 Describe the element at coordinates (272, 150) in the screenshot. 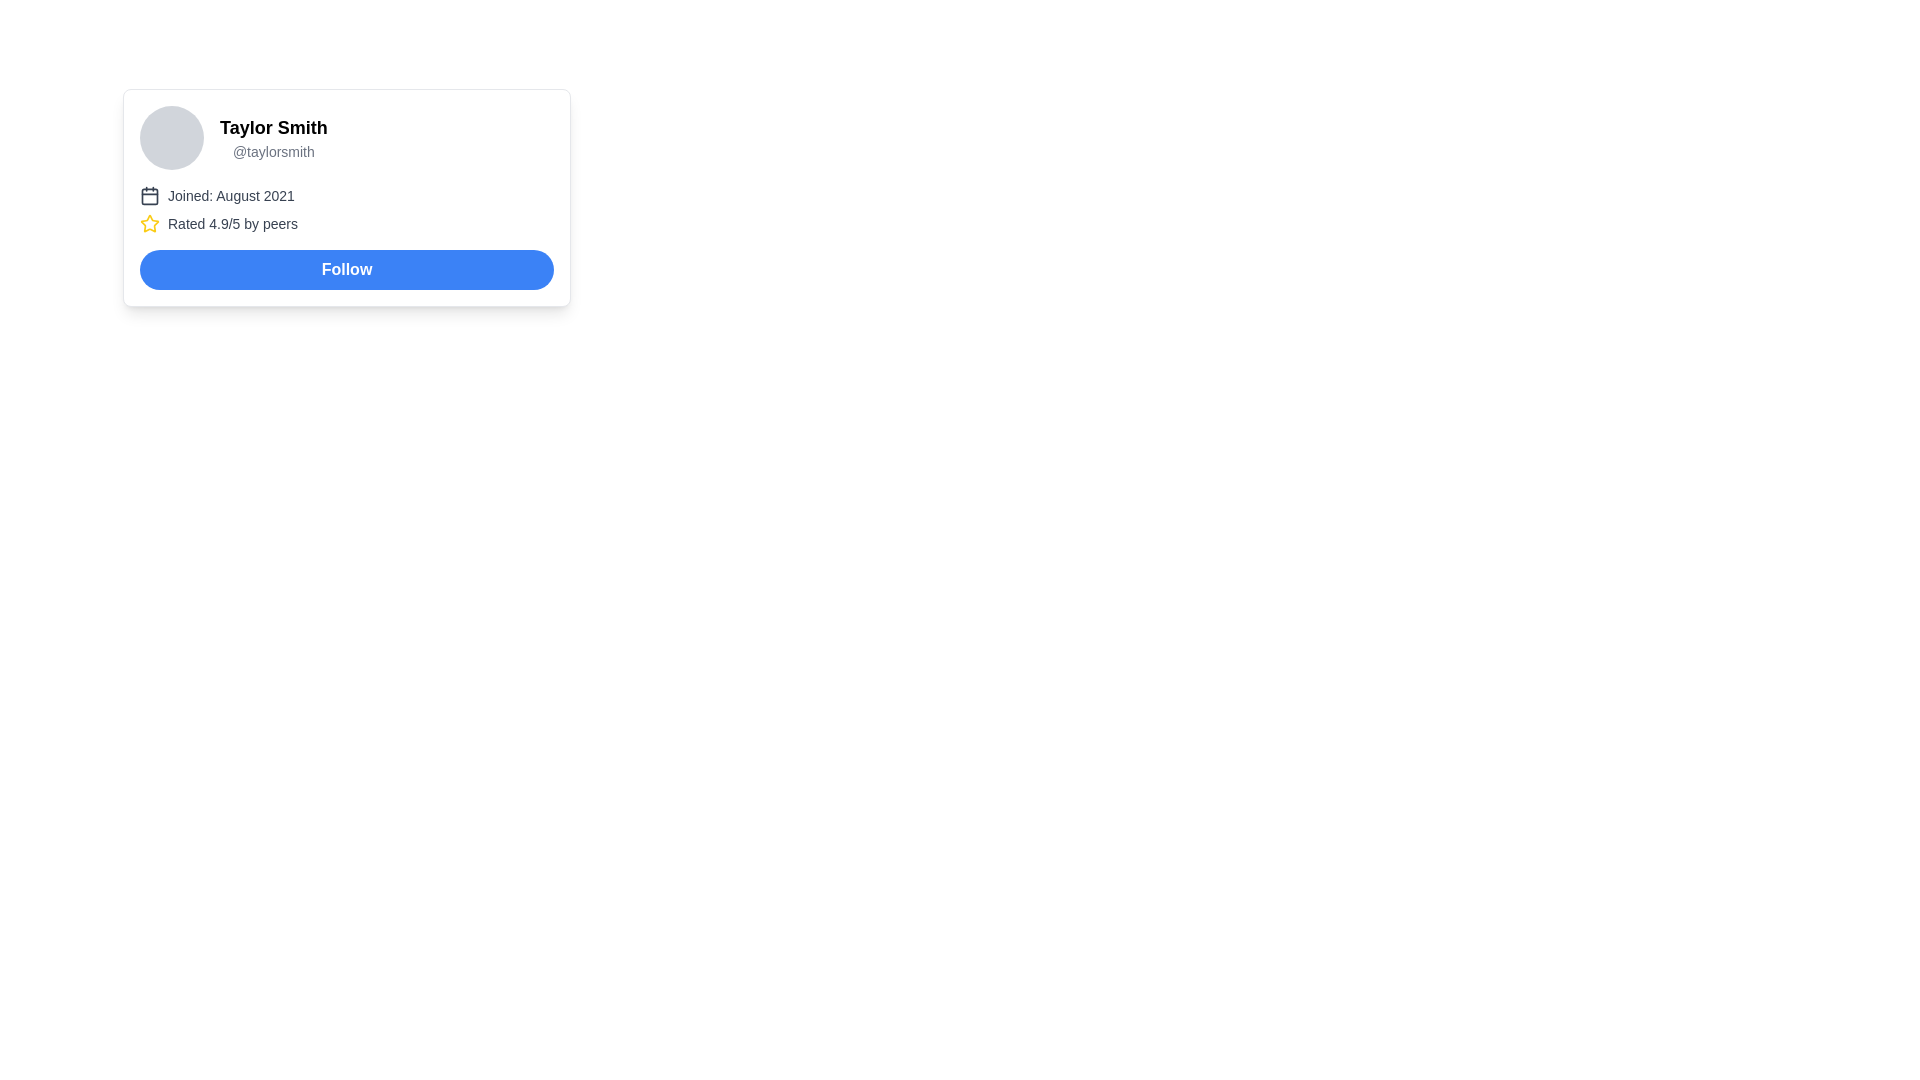

I see `the text label displaying the username or handle associated with the user profile, which is positioned directly below the 'Taylor Smith' text` at that location.